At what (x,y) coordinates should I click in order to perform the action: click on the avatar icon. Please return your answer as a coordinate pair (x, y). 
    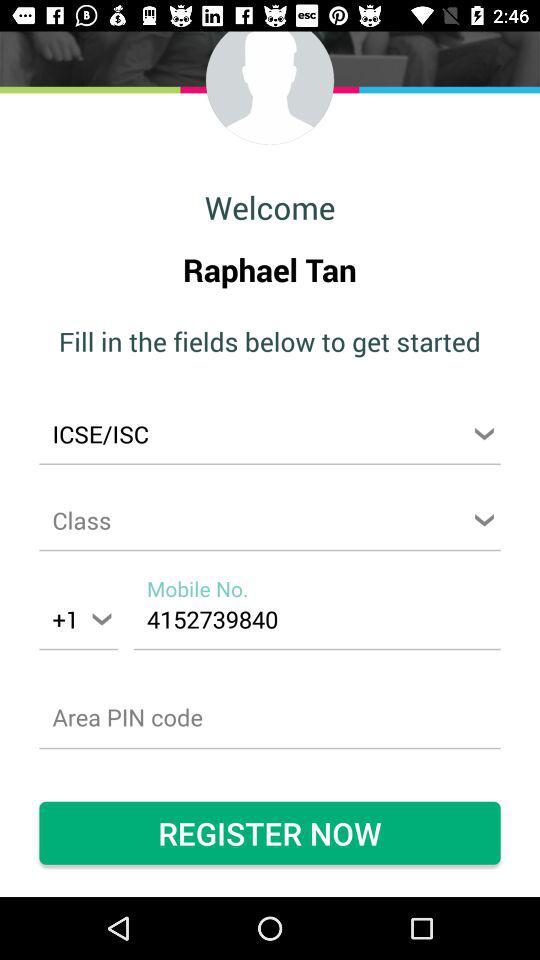
    Looking at the image, I should click on (270, 76).